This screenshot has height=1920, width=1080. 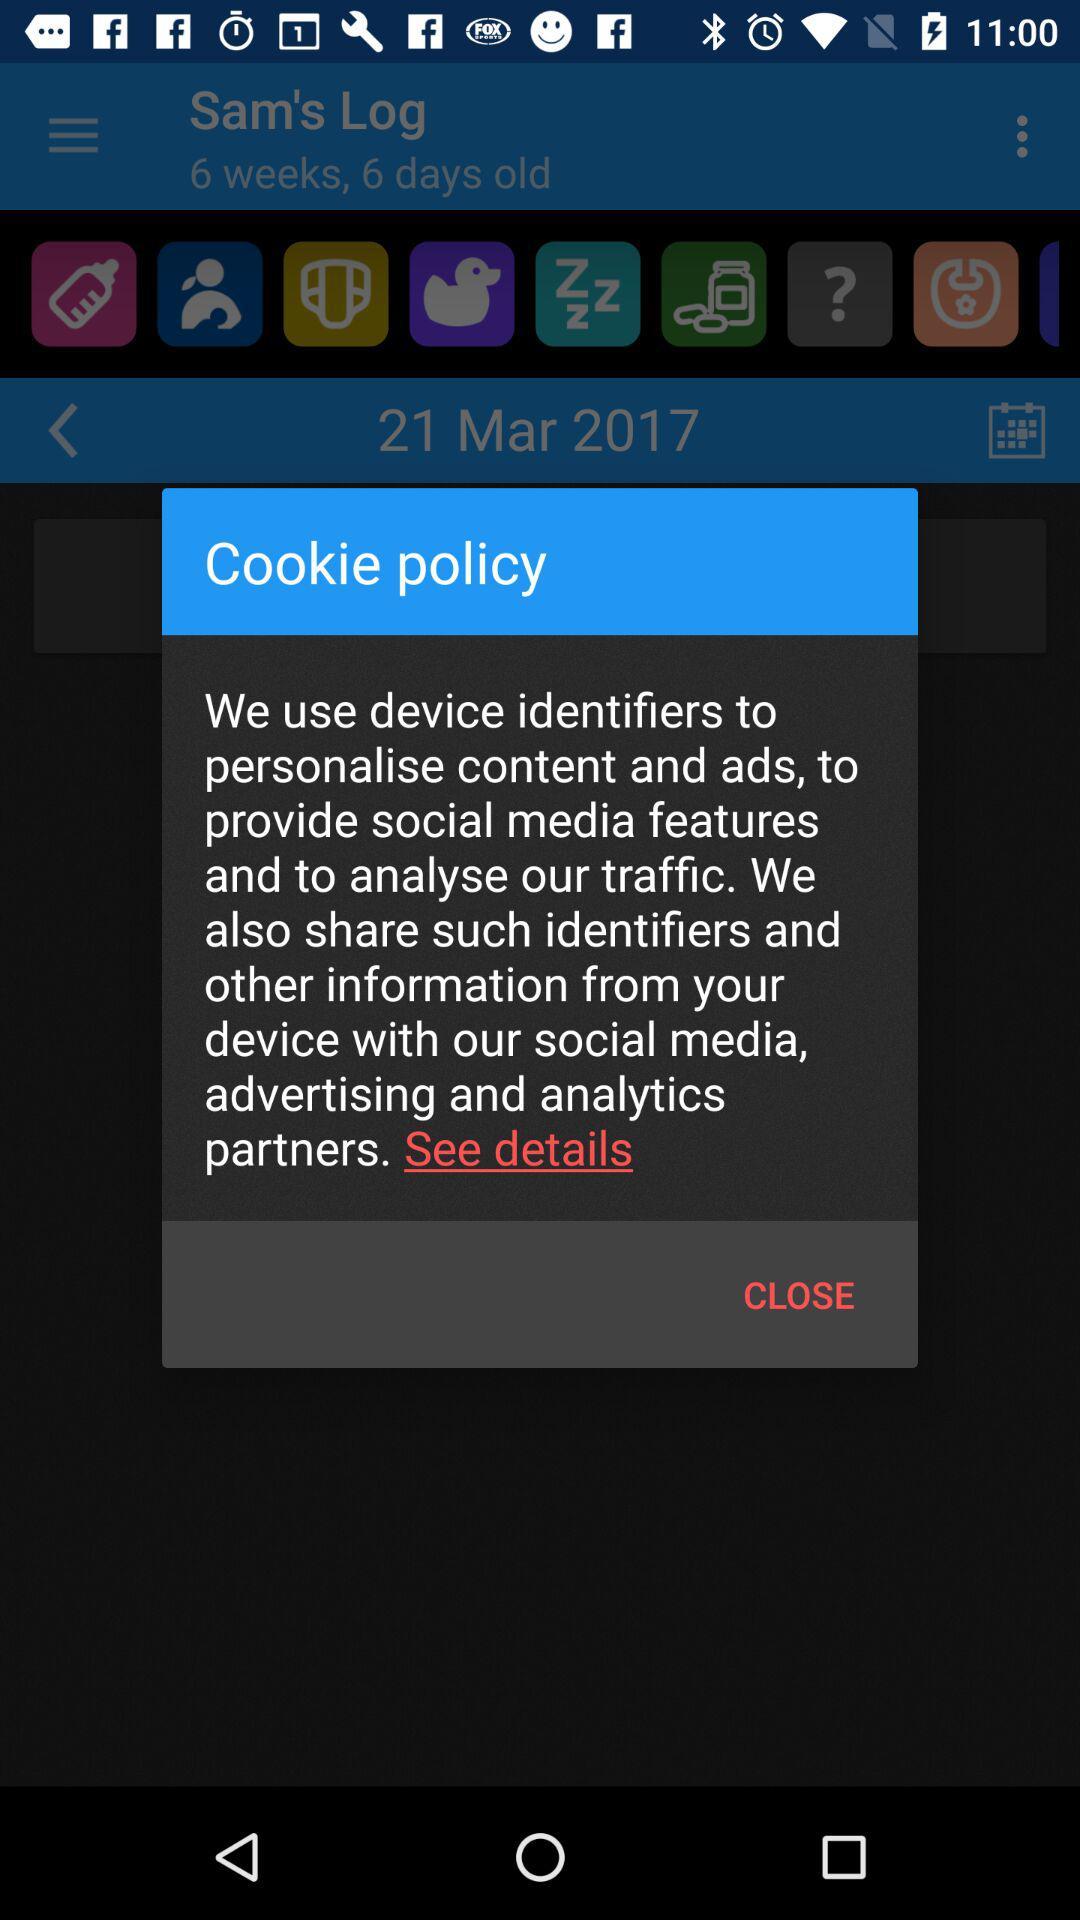 What do you see at coordinates (798, 1294) in the screenshot?
I see `close item` at bounding box center [798, 1294].